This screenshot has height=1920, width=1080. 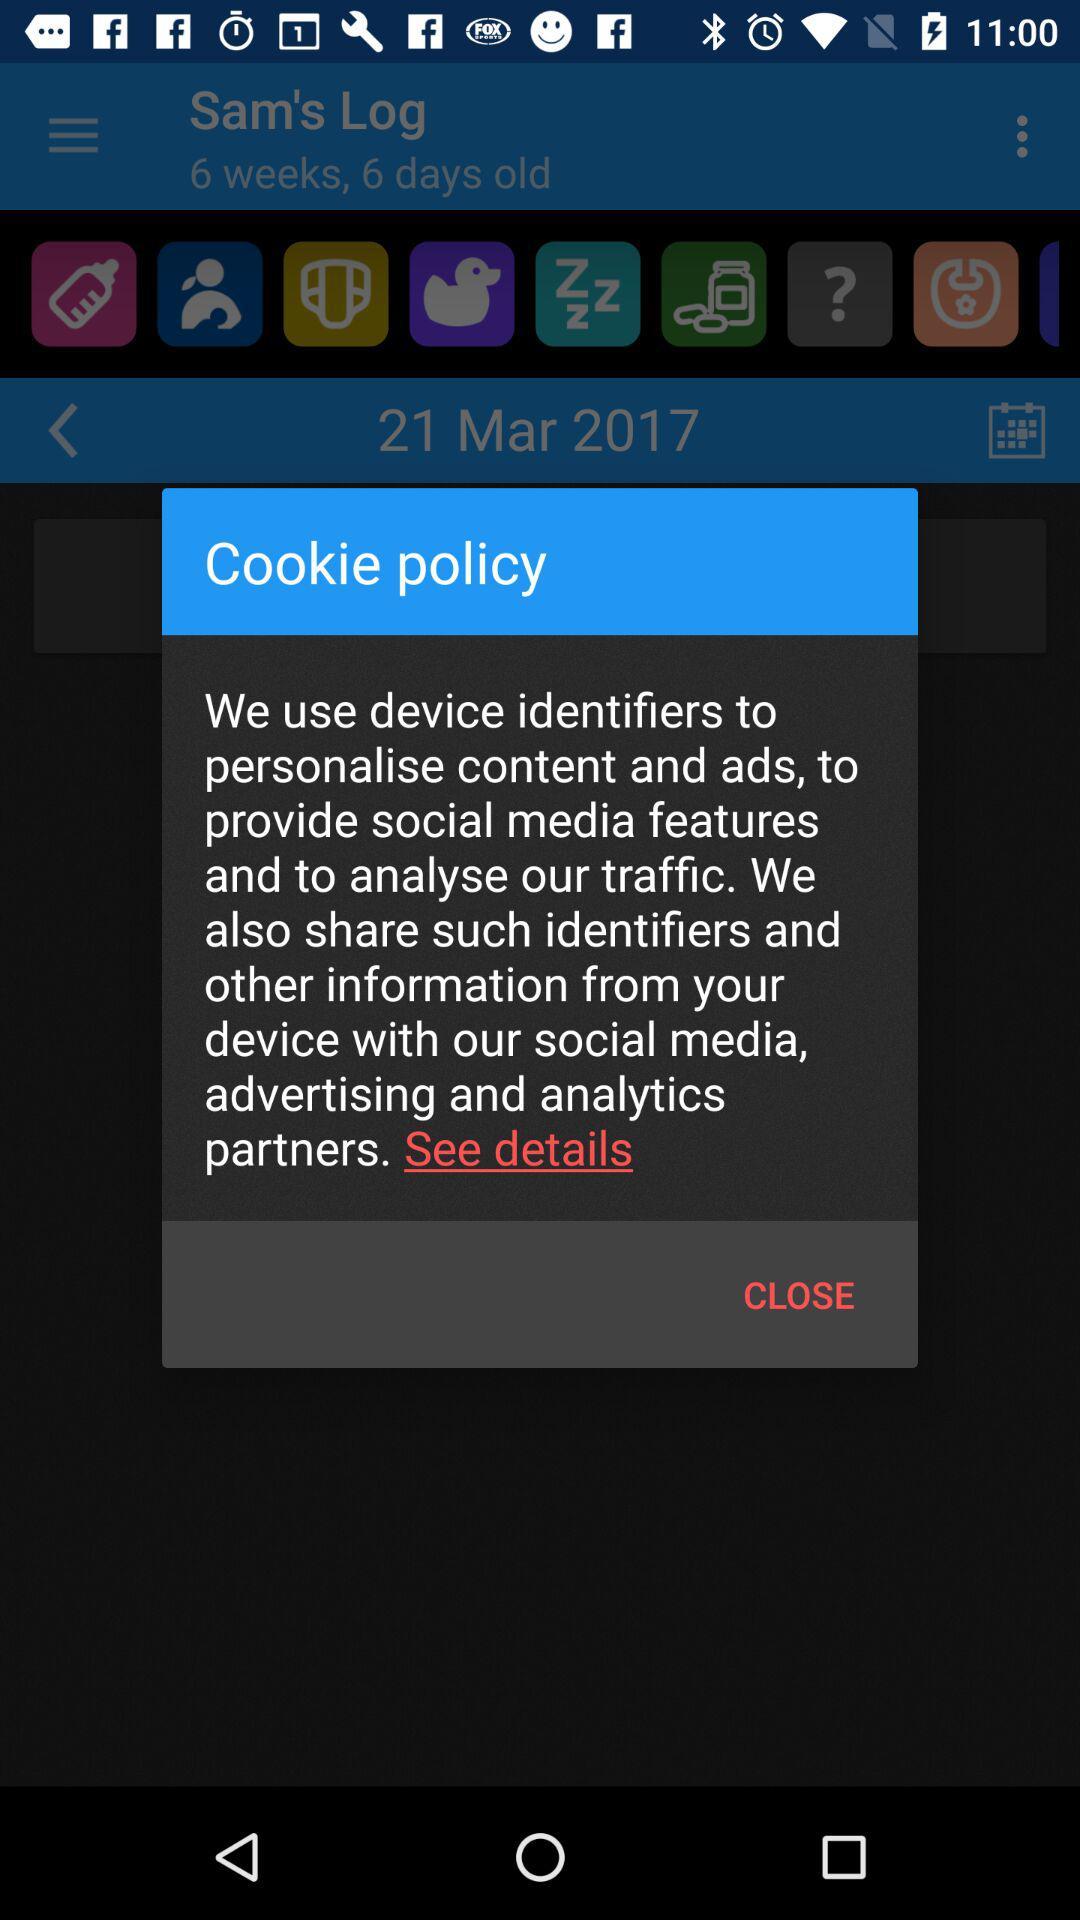 What do you see at coordinates (798, 1294) in the screenshot?
I see `close item` at bounding box center [798, 1294].